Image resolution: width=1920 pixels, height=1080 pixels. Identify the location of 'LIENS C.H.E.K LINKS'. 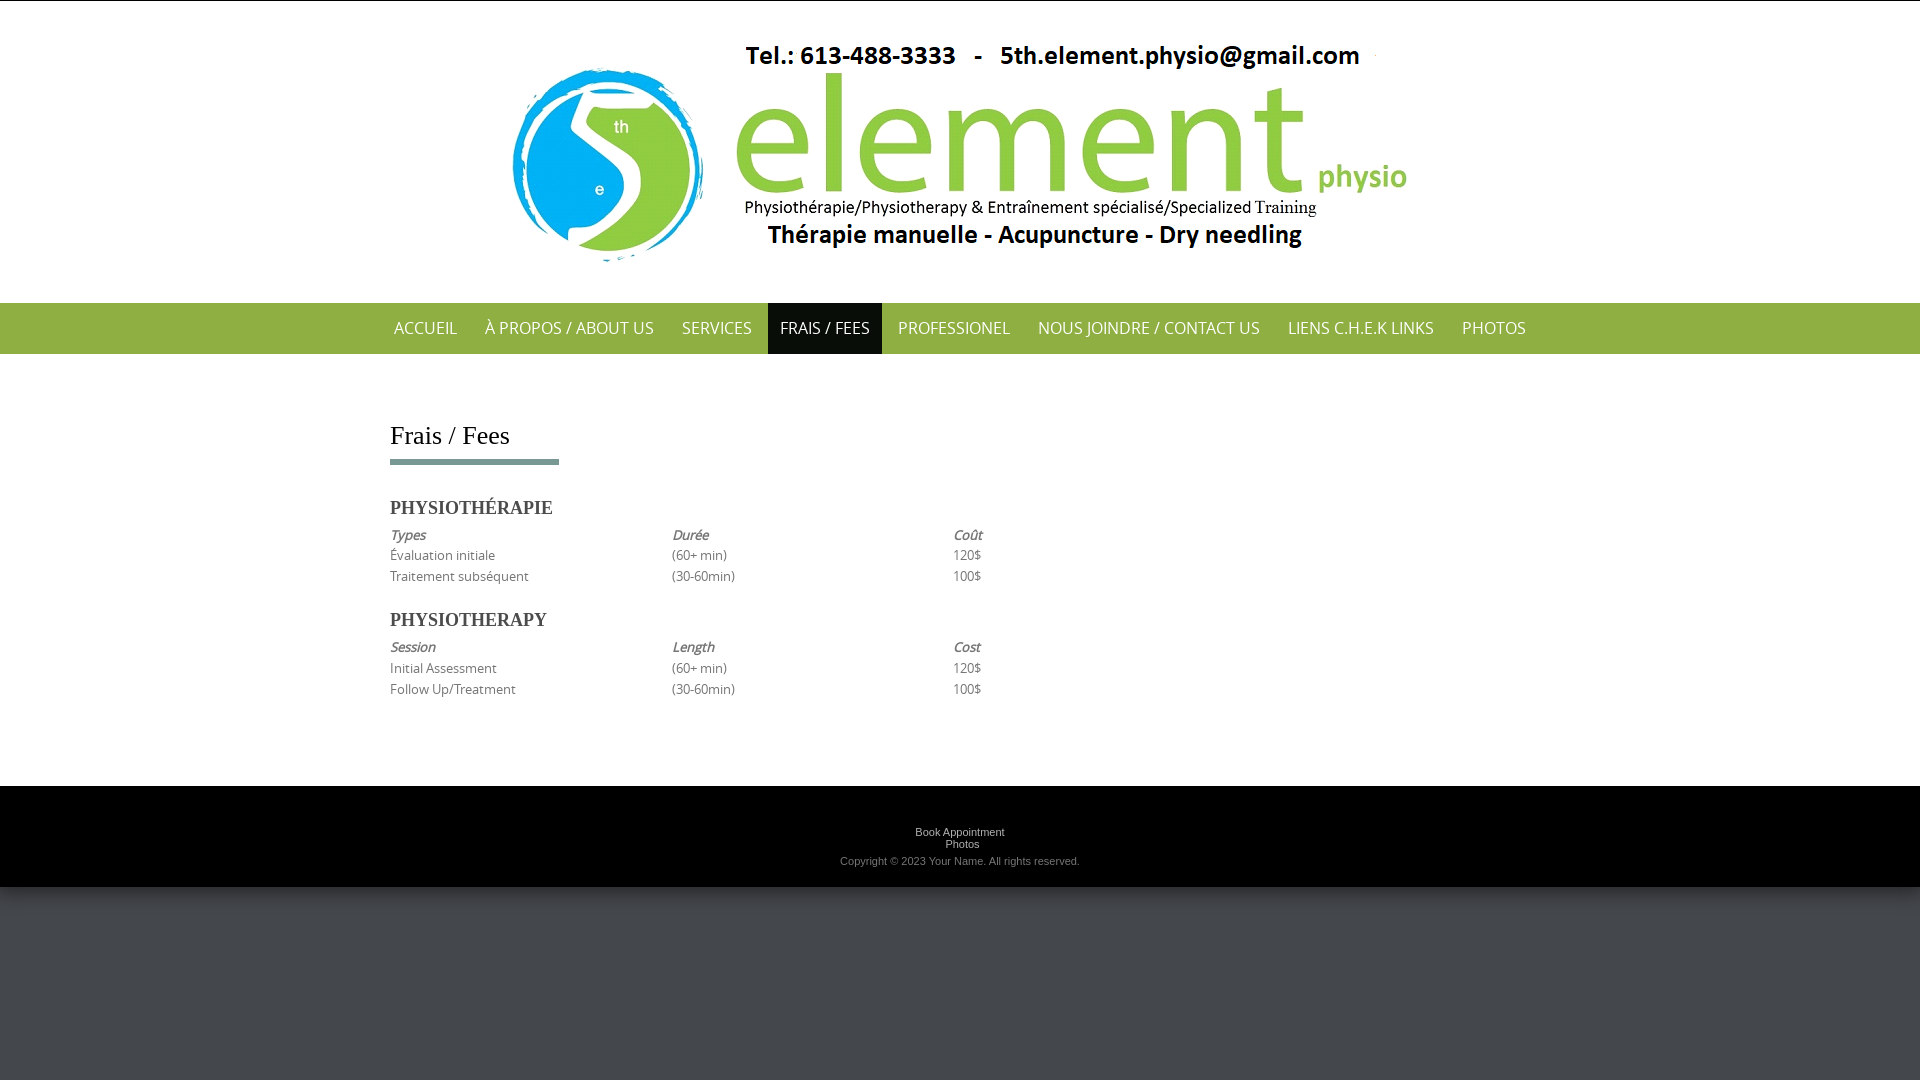
(1360, 327).